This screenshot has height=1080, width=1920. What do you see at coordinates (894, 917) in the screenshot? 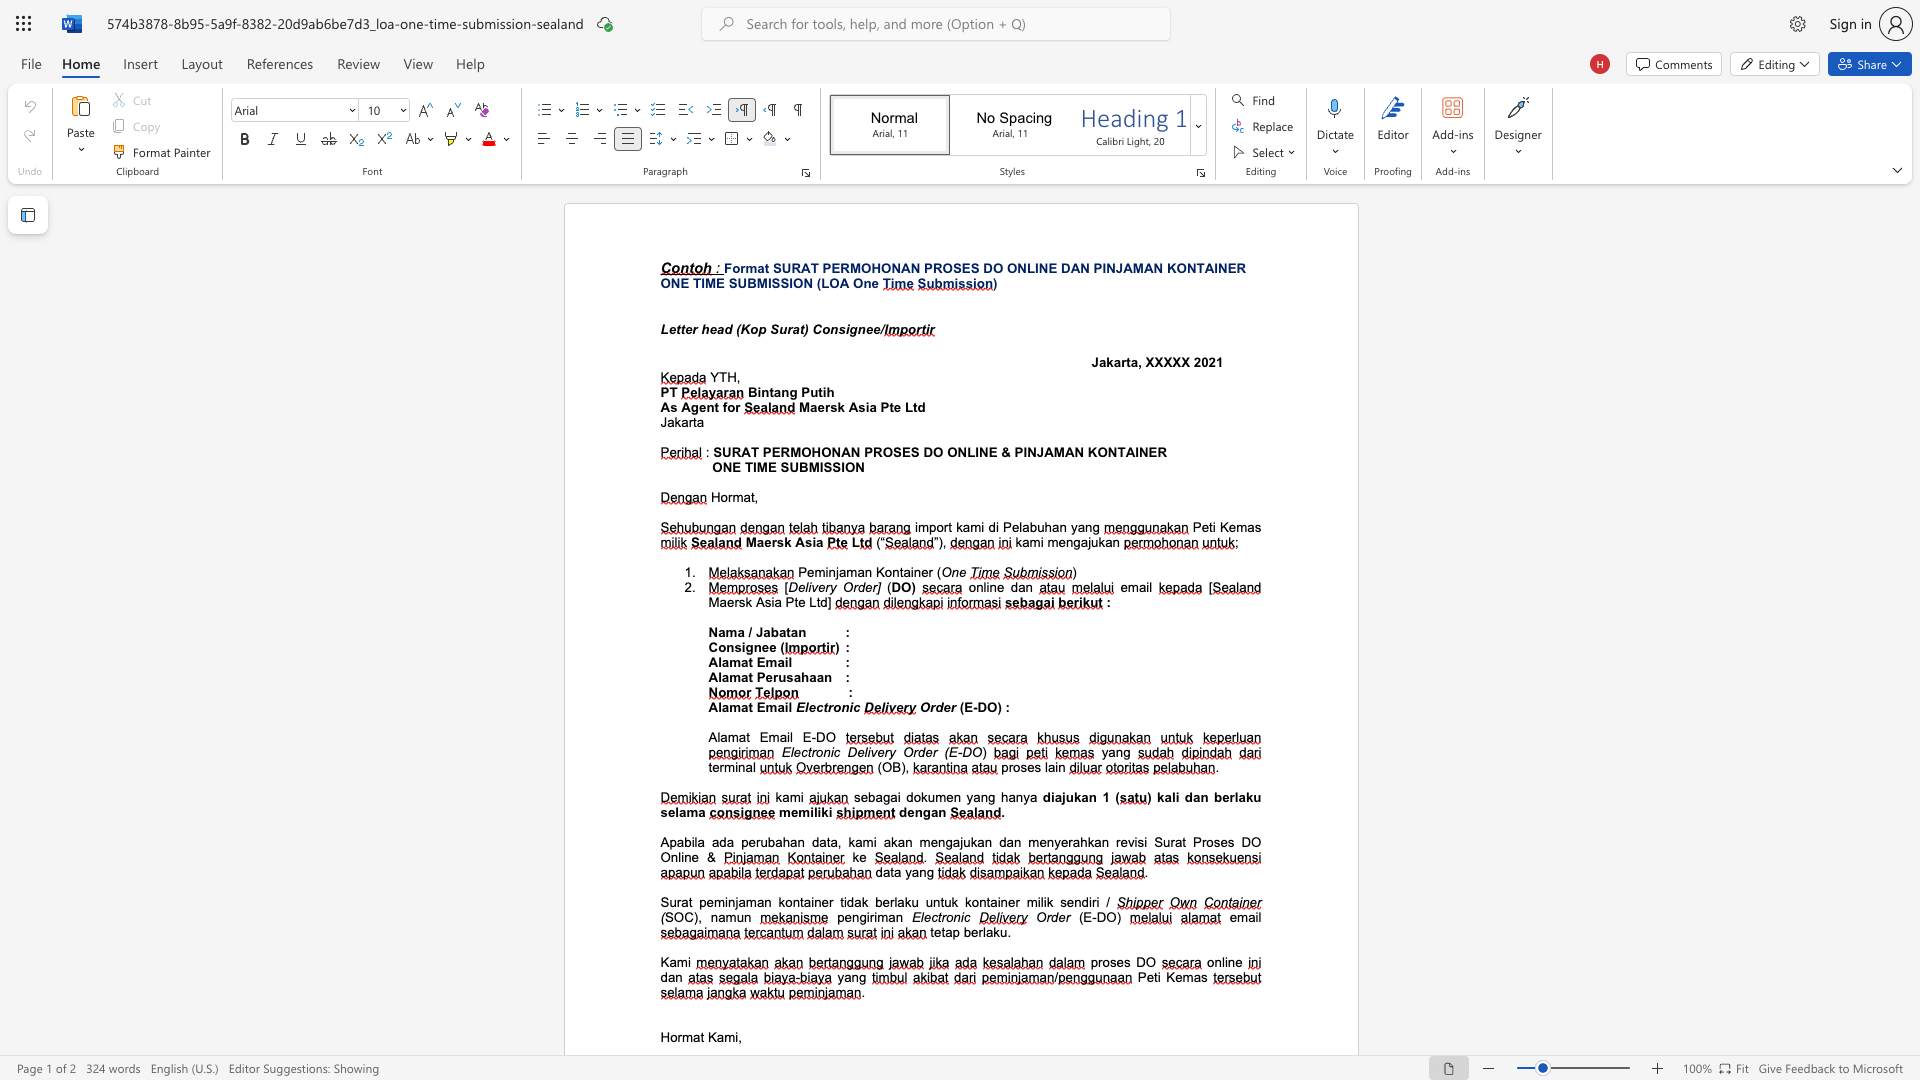
I see `the space between the continuous character "a" and "n" in the text` at bounding box center [894, 917].